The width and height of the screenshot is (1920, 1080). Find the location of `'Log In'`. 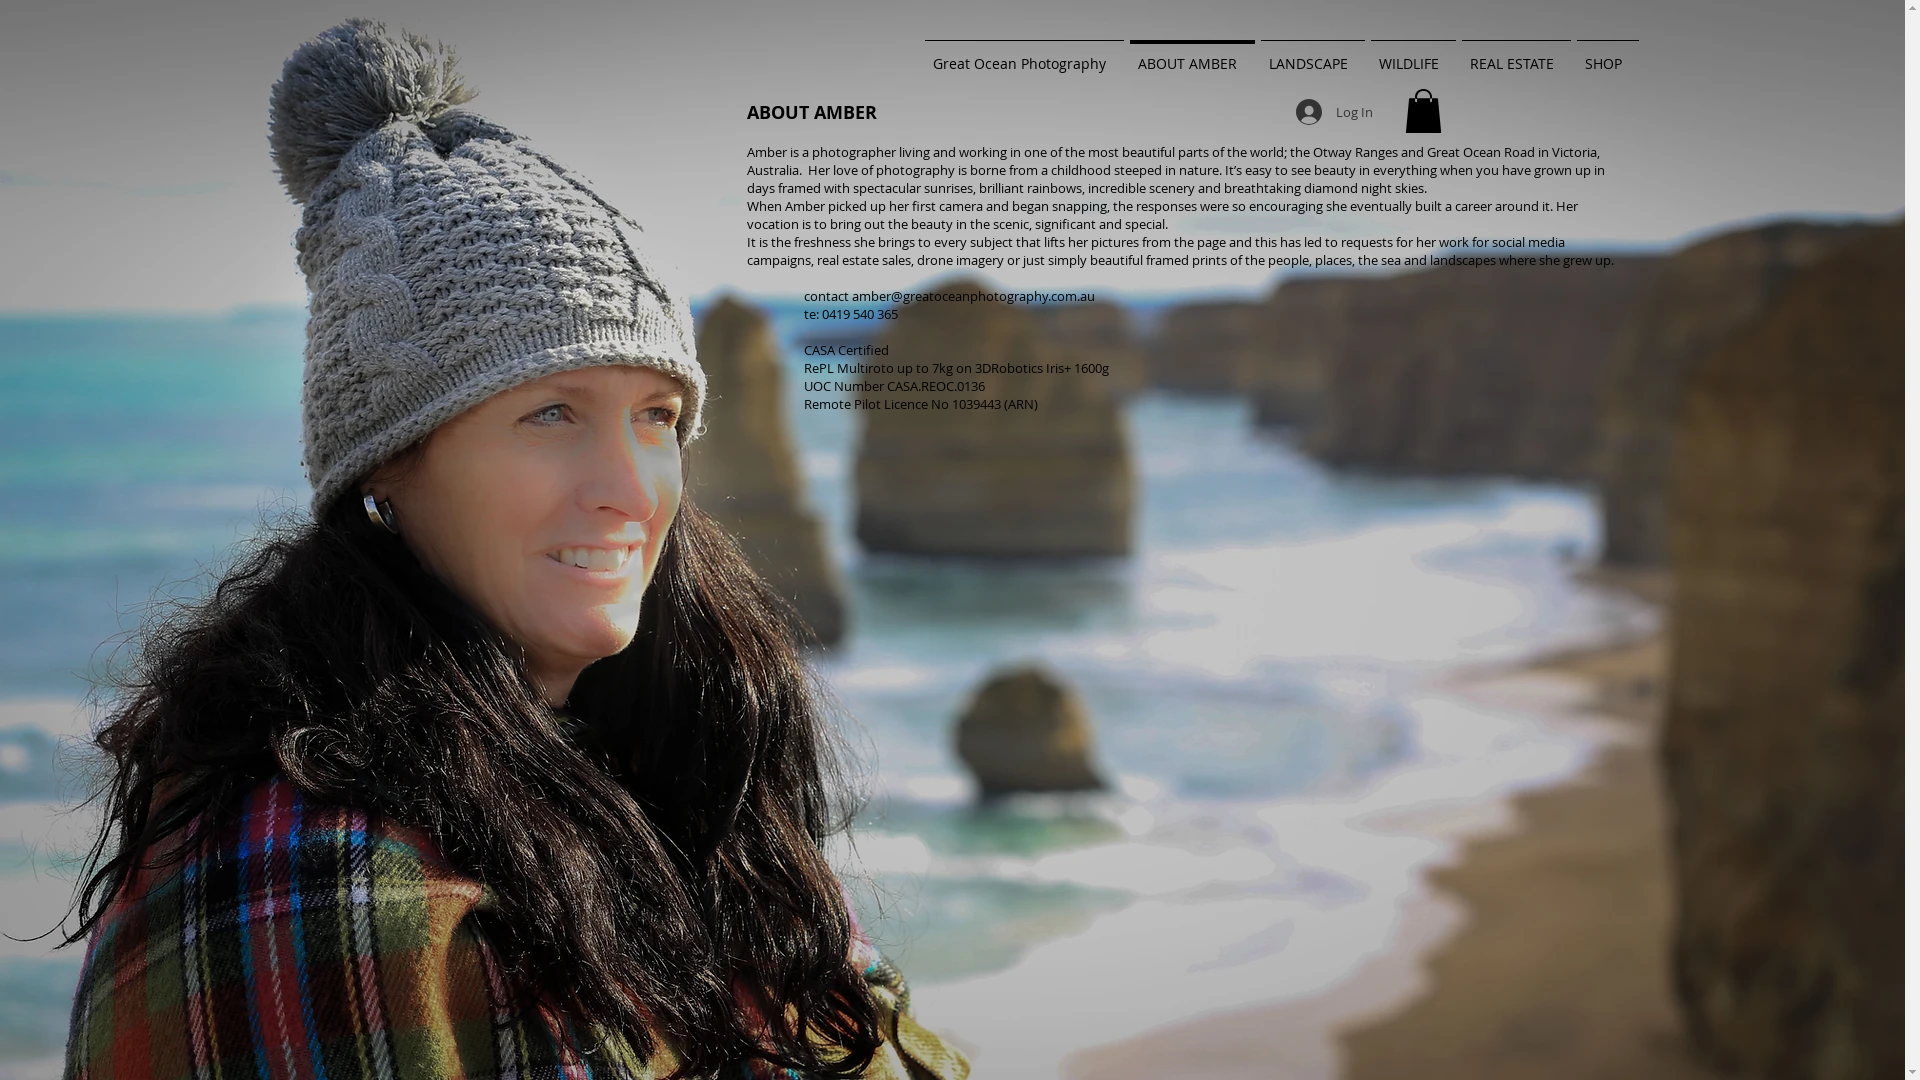

'Log In' is located at coordinates (1334, 111).